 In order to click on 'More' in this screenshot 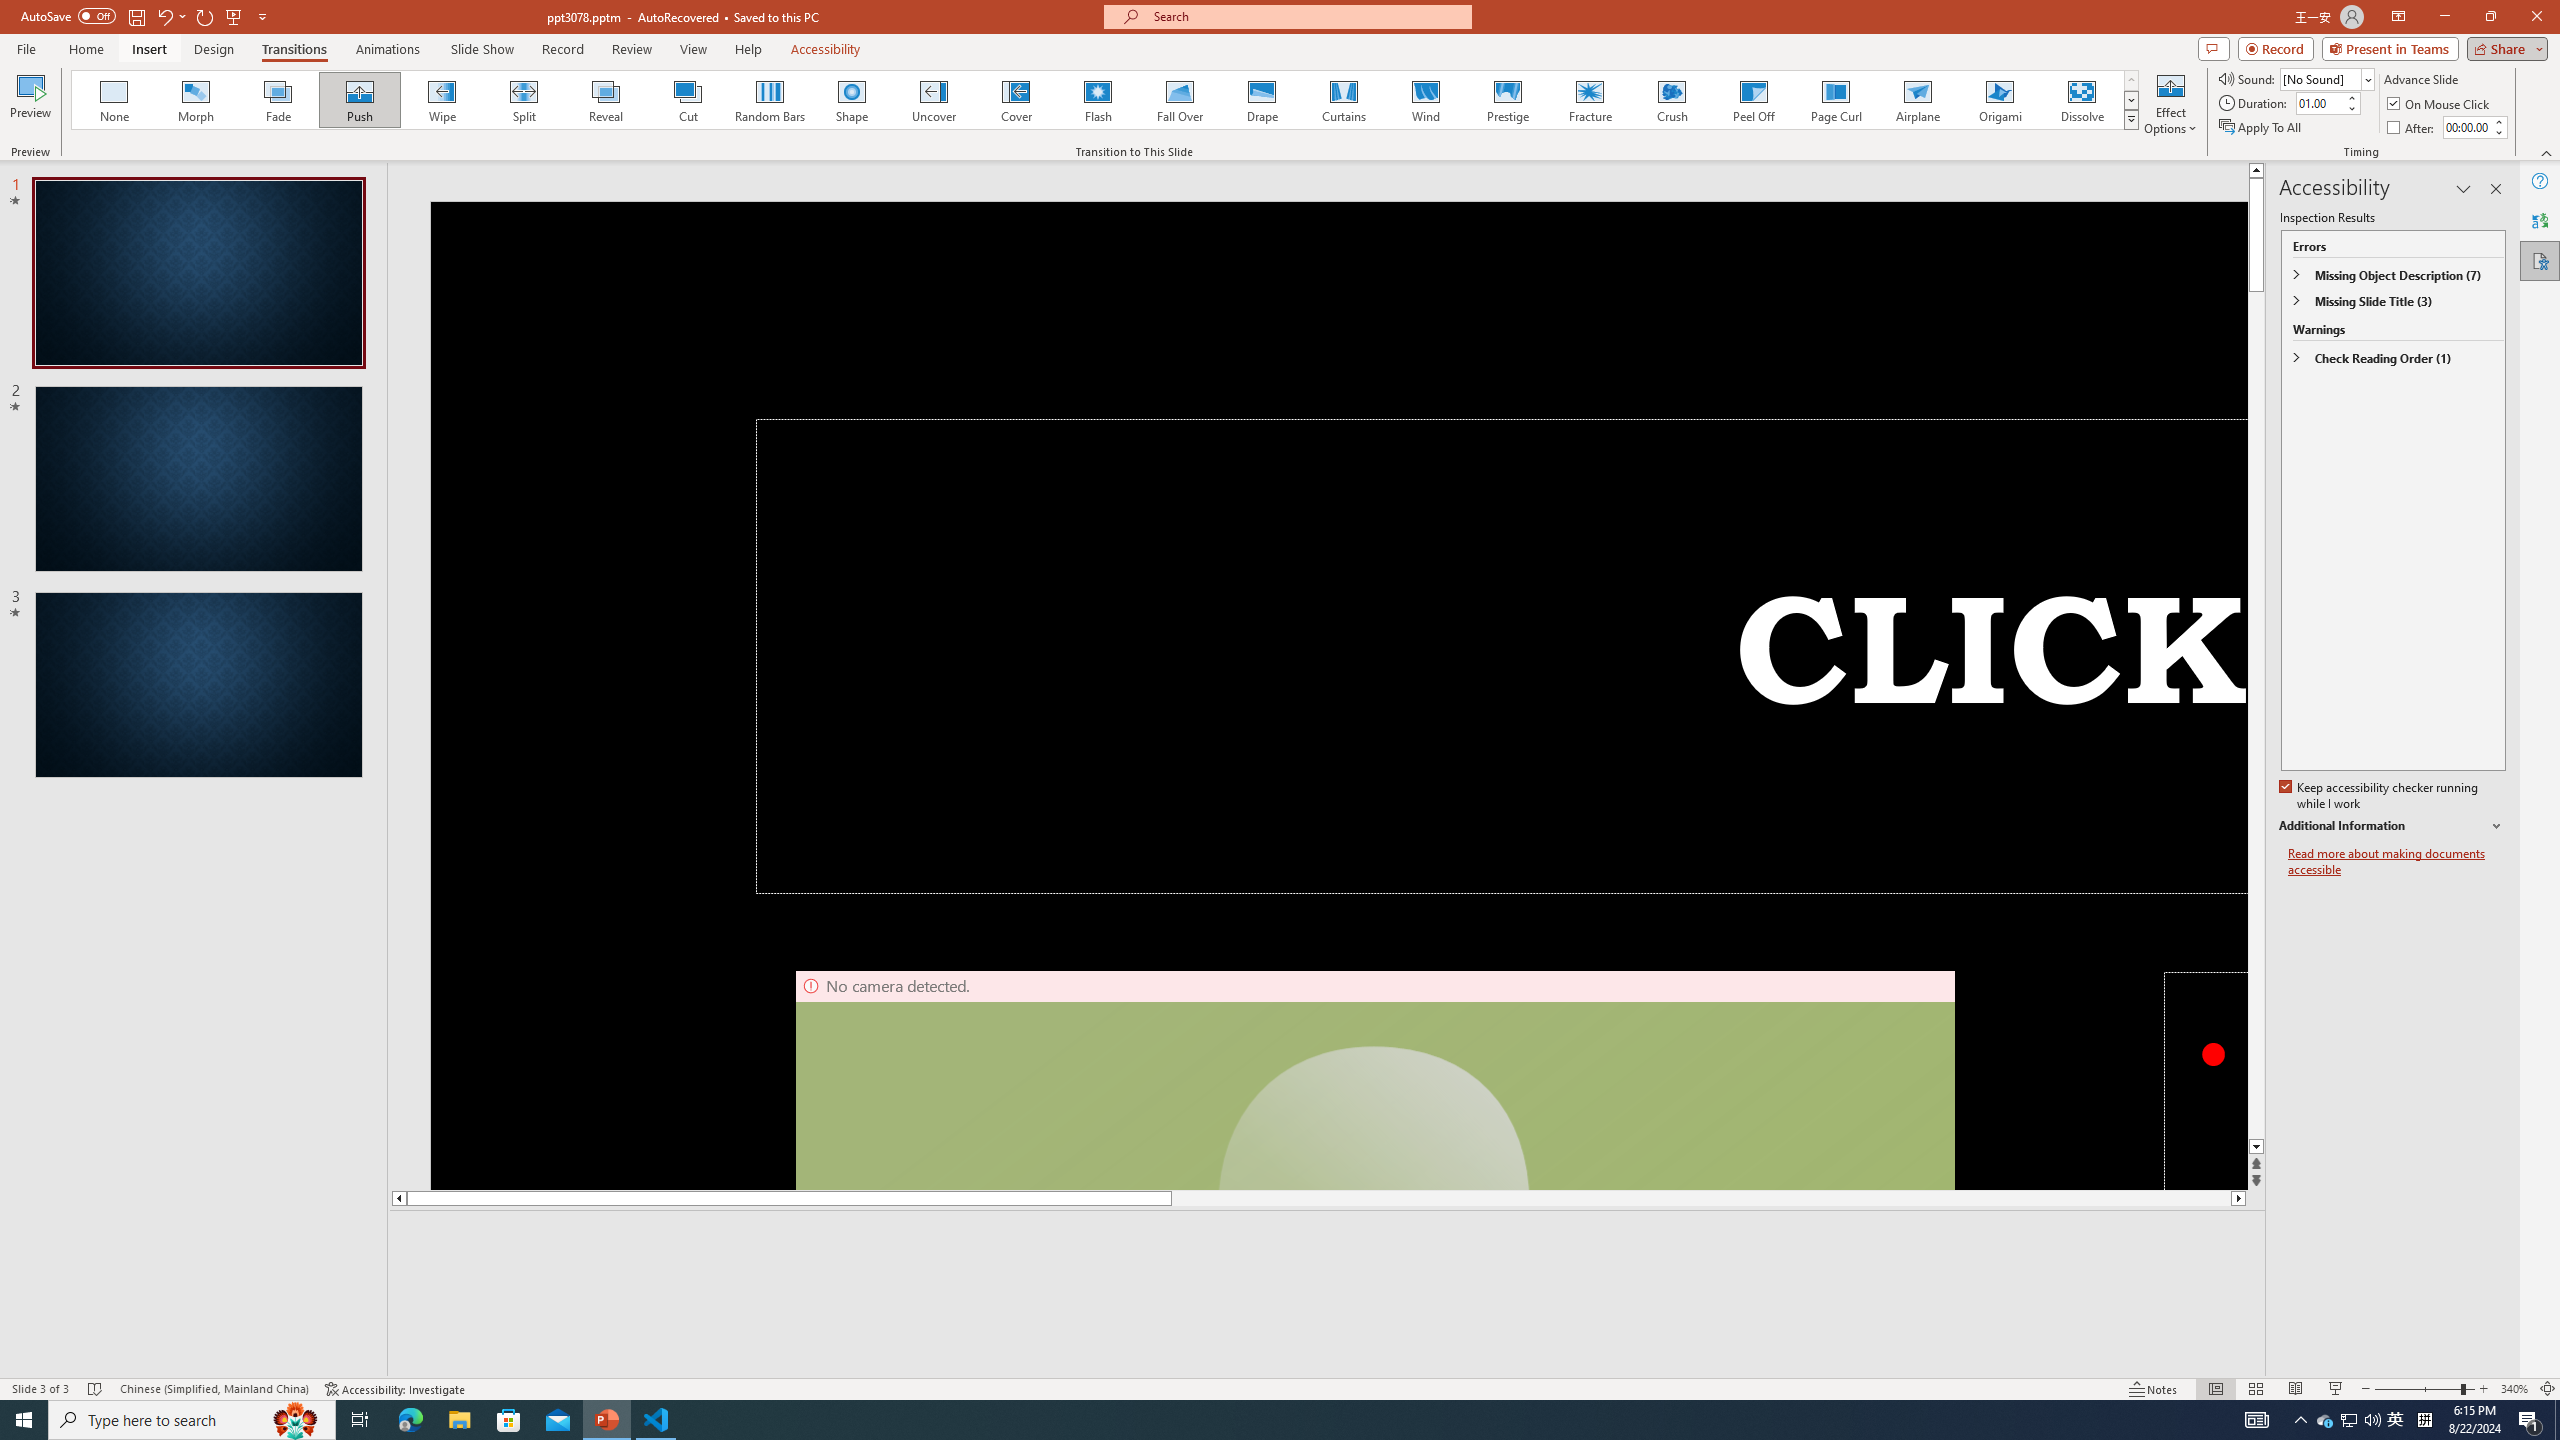, I will do `click(2498, 120)`.